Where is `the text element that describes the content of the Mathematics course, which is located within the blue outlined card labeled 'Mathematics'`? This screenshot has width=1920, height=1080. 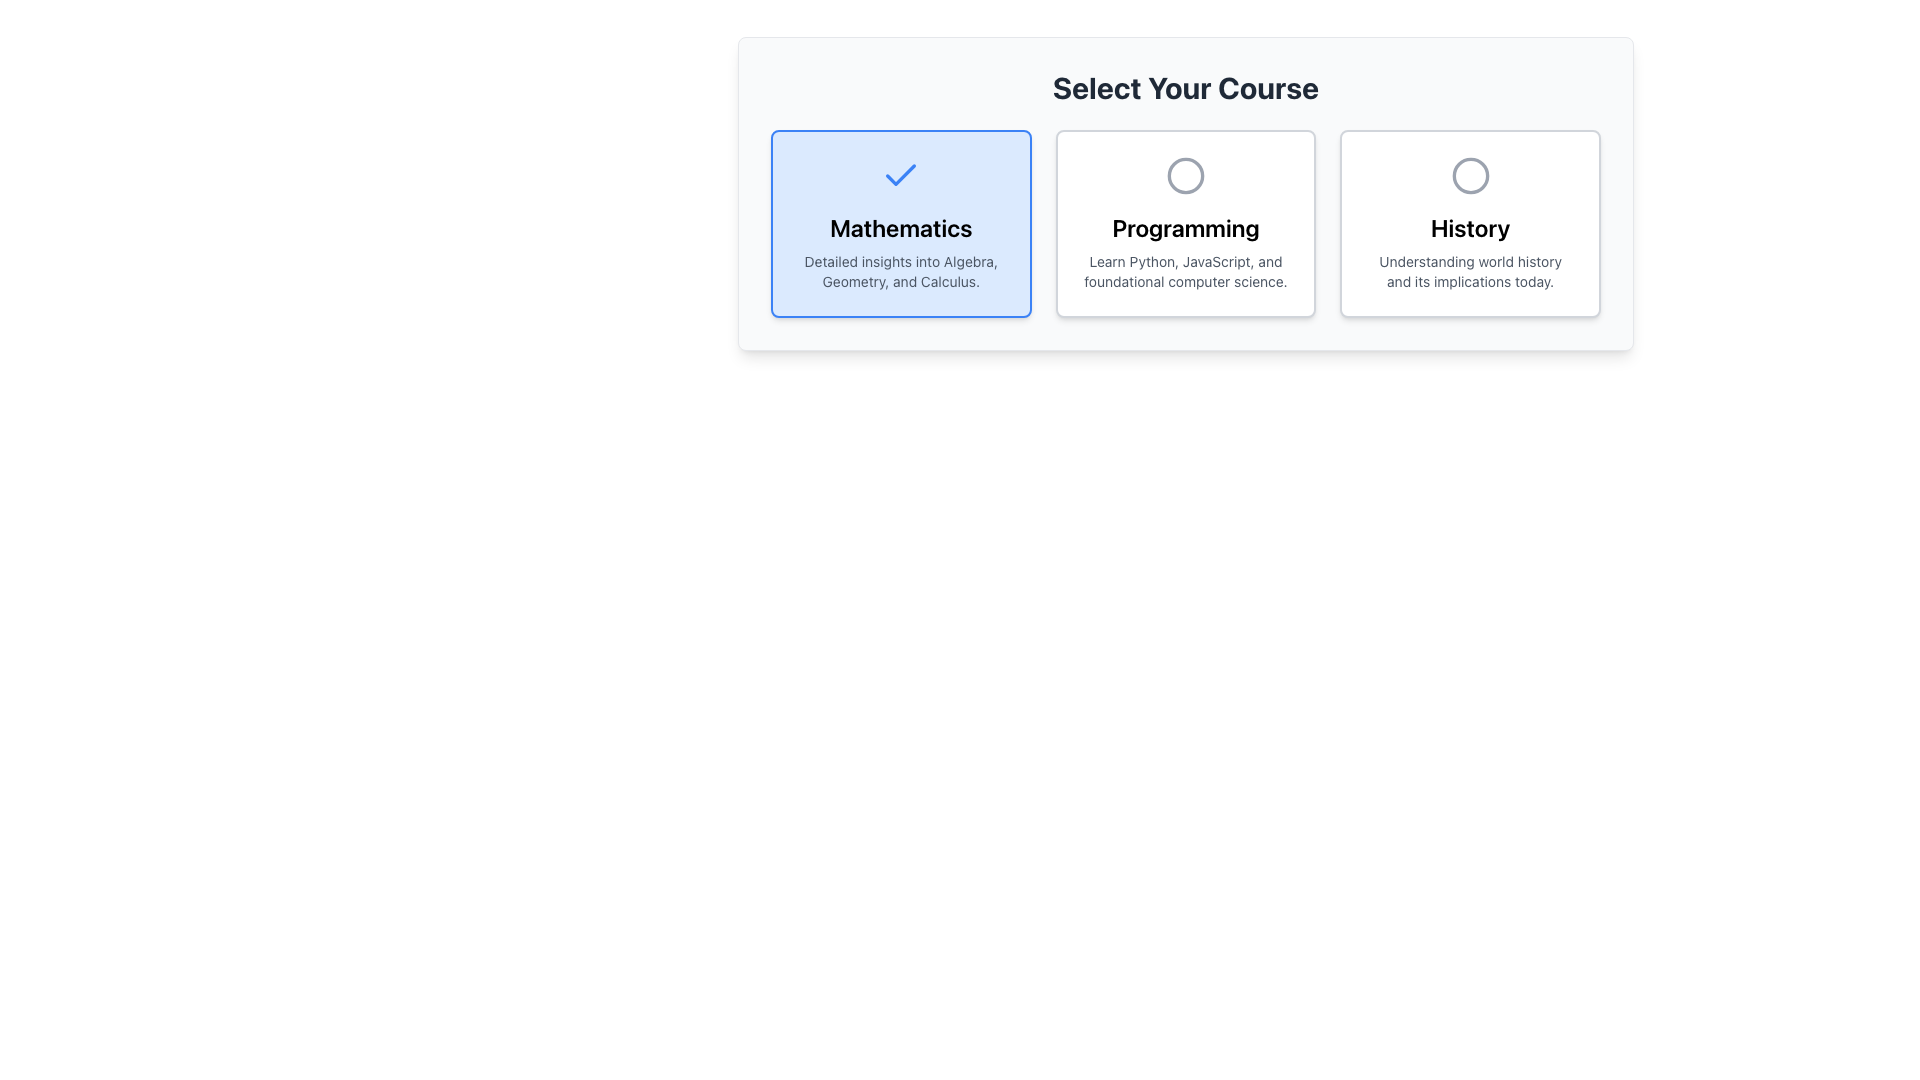
the text element that describes the content of the Mathematics course, which is located within the blue outlined card labeled 'Mathematics' is located at coordinates (900, 272).